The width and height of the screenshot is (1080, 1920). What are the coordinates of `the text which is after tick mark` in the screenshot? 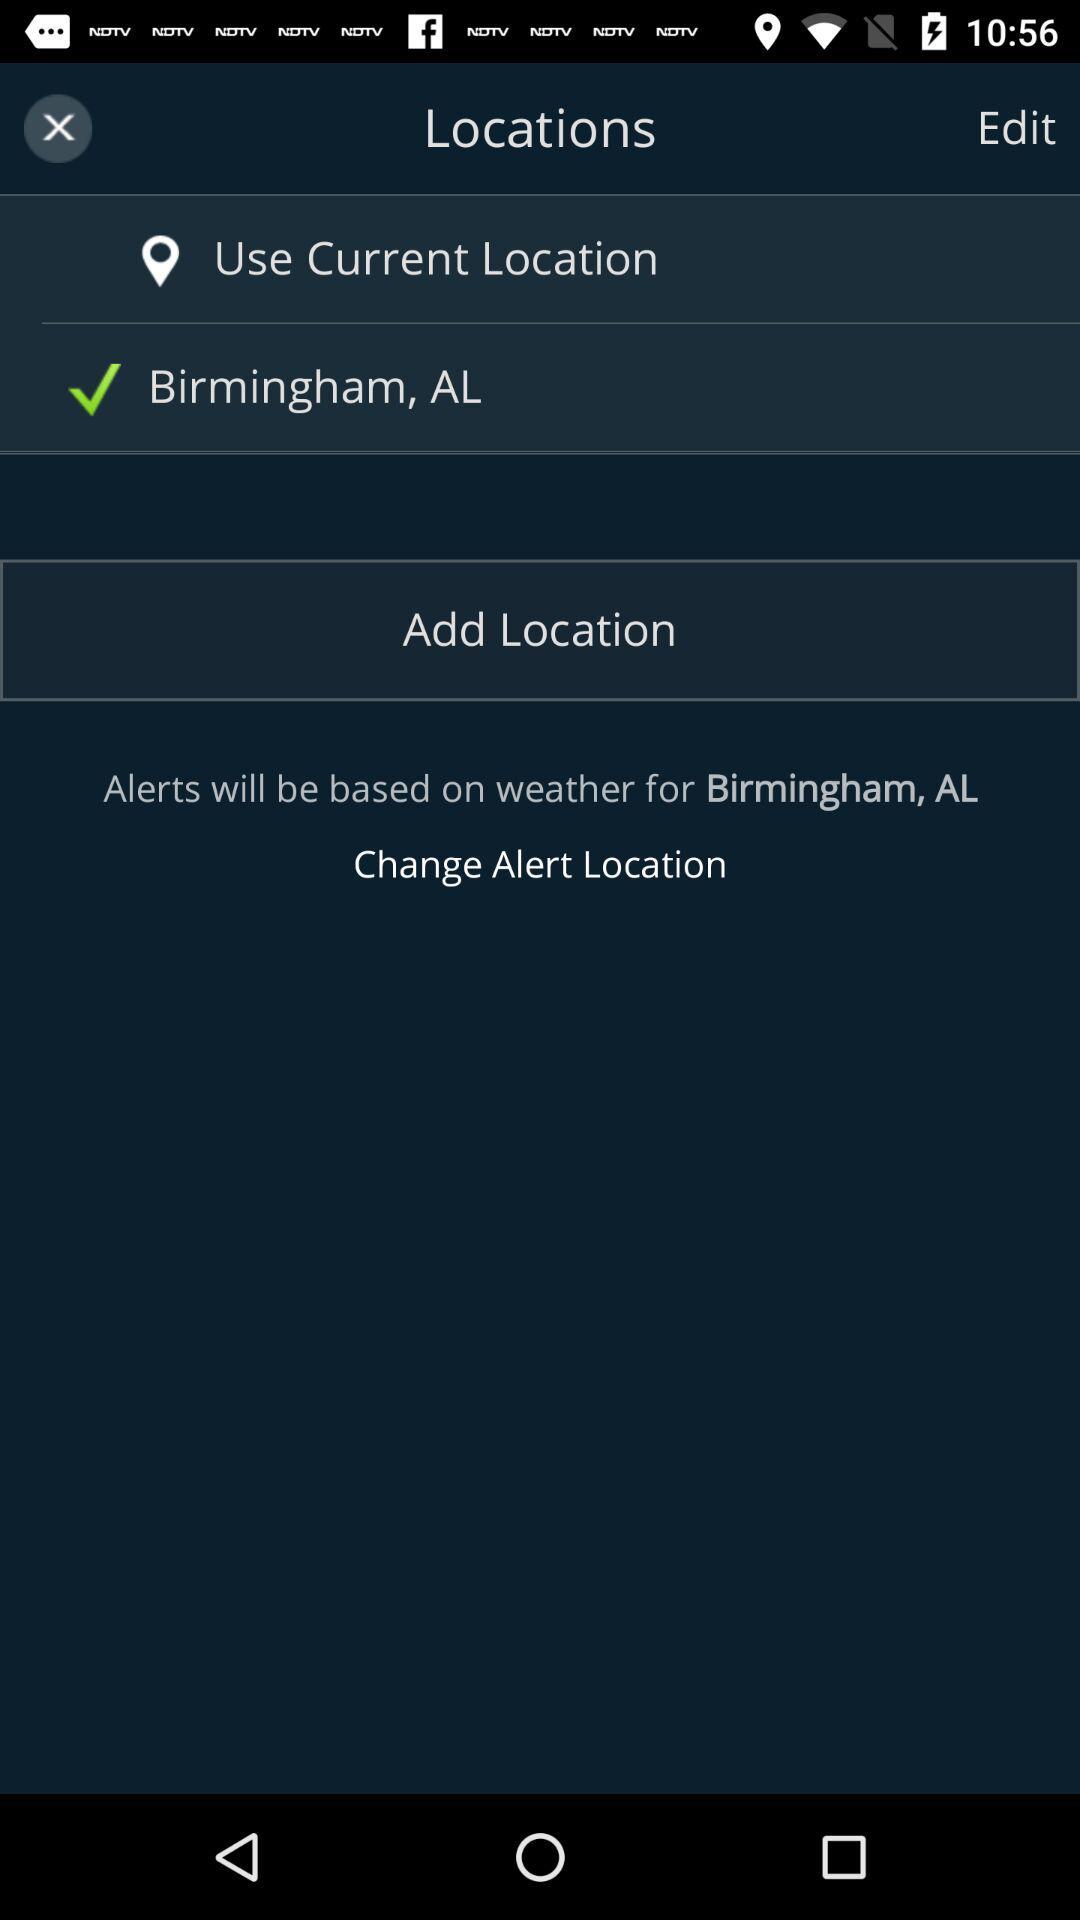 It's located at (547, 387).